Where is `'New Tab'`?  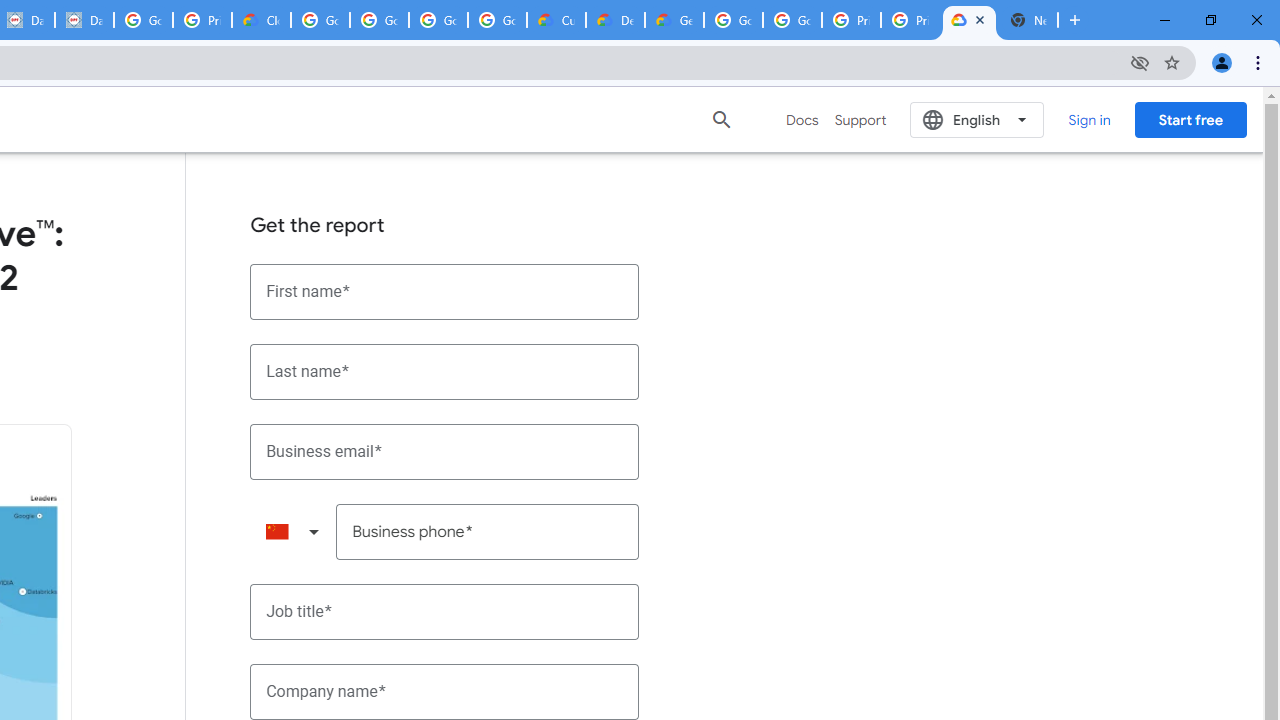
'New Tab' is located at coordinates (1028, 20).